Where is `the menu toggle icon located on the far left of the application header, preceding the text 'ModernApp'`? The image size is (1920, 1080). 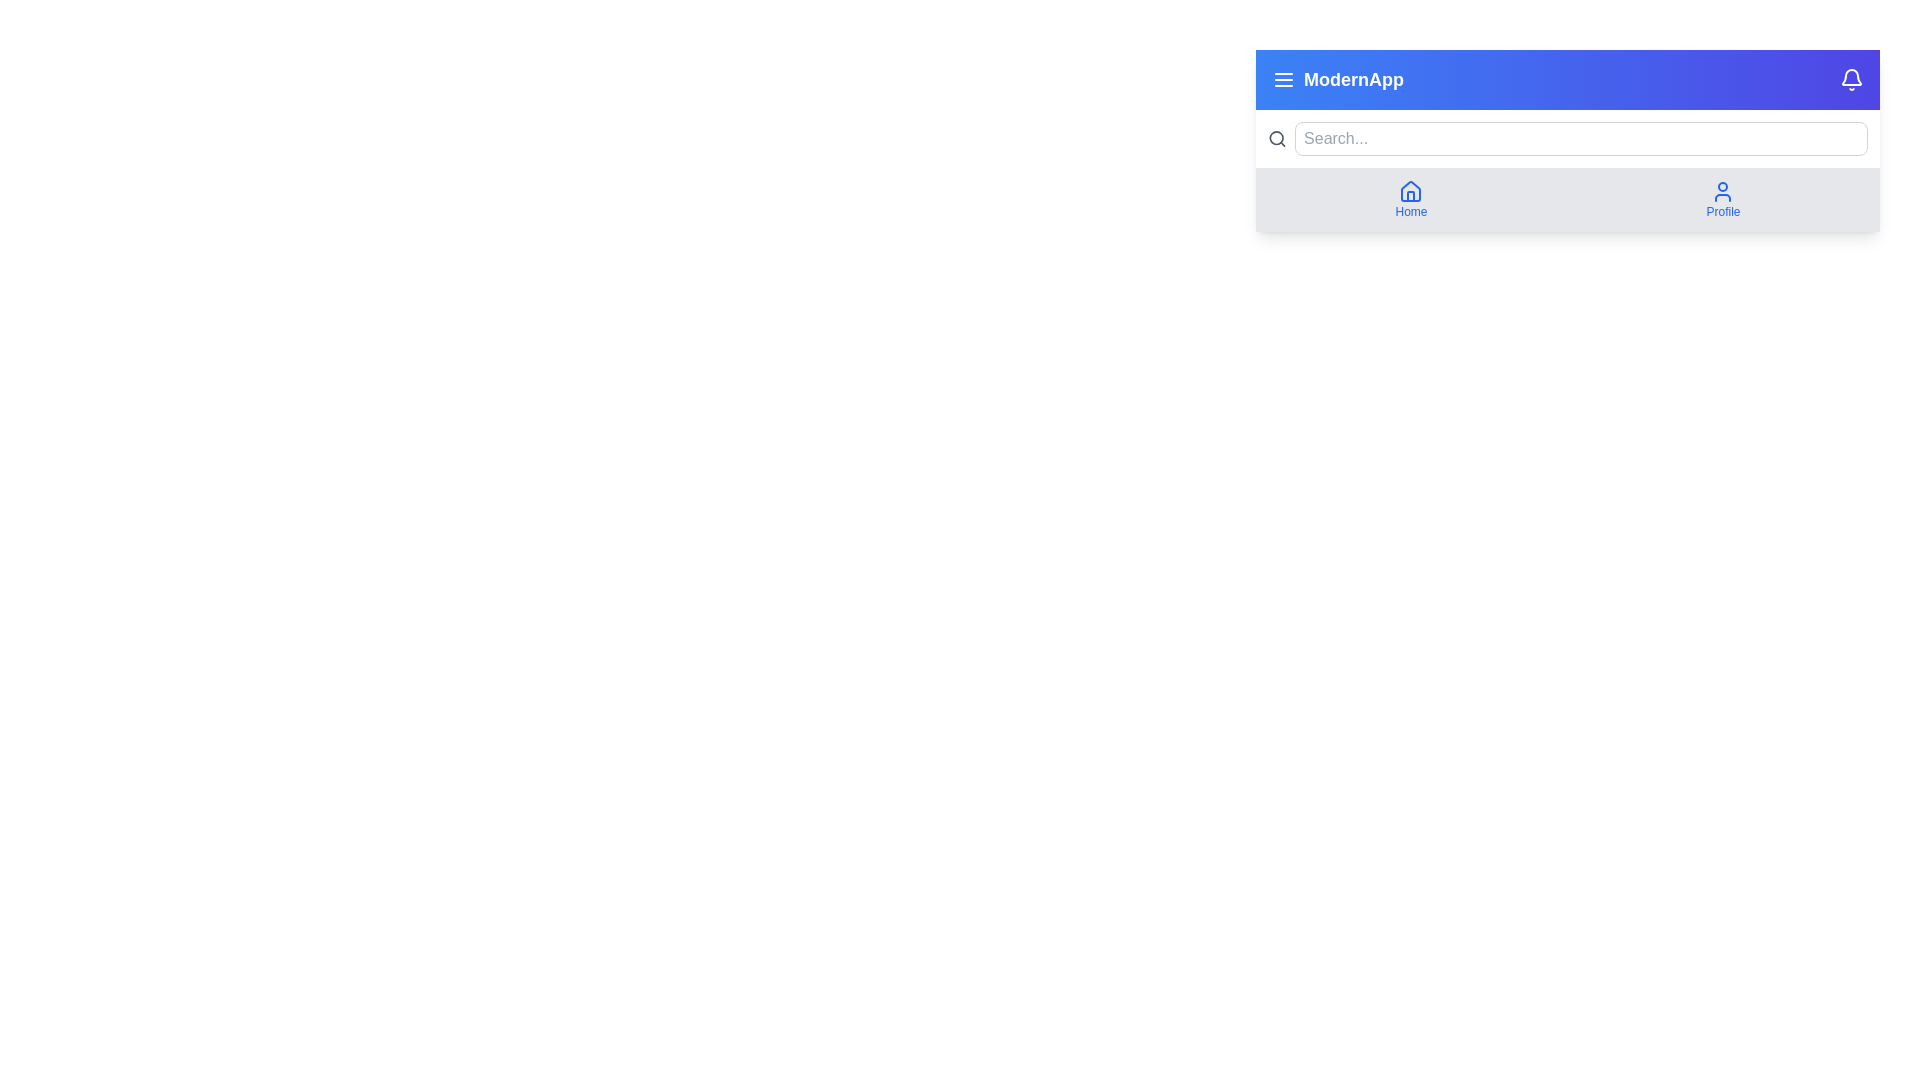 the menu toggle icon located on the far left of the application header, preceding the text 'ModernApp' is located at coordinates (1283, 79).